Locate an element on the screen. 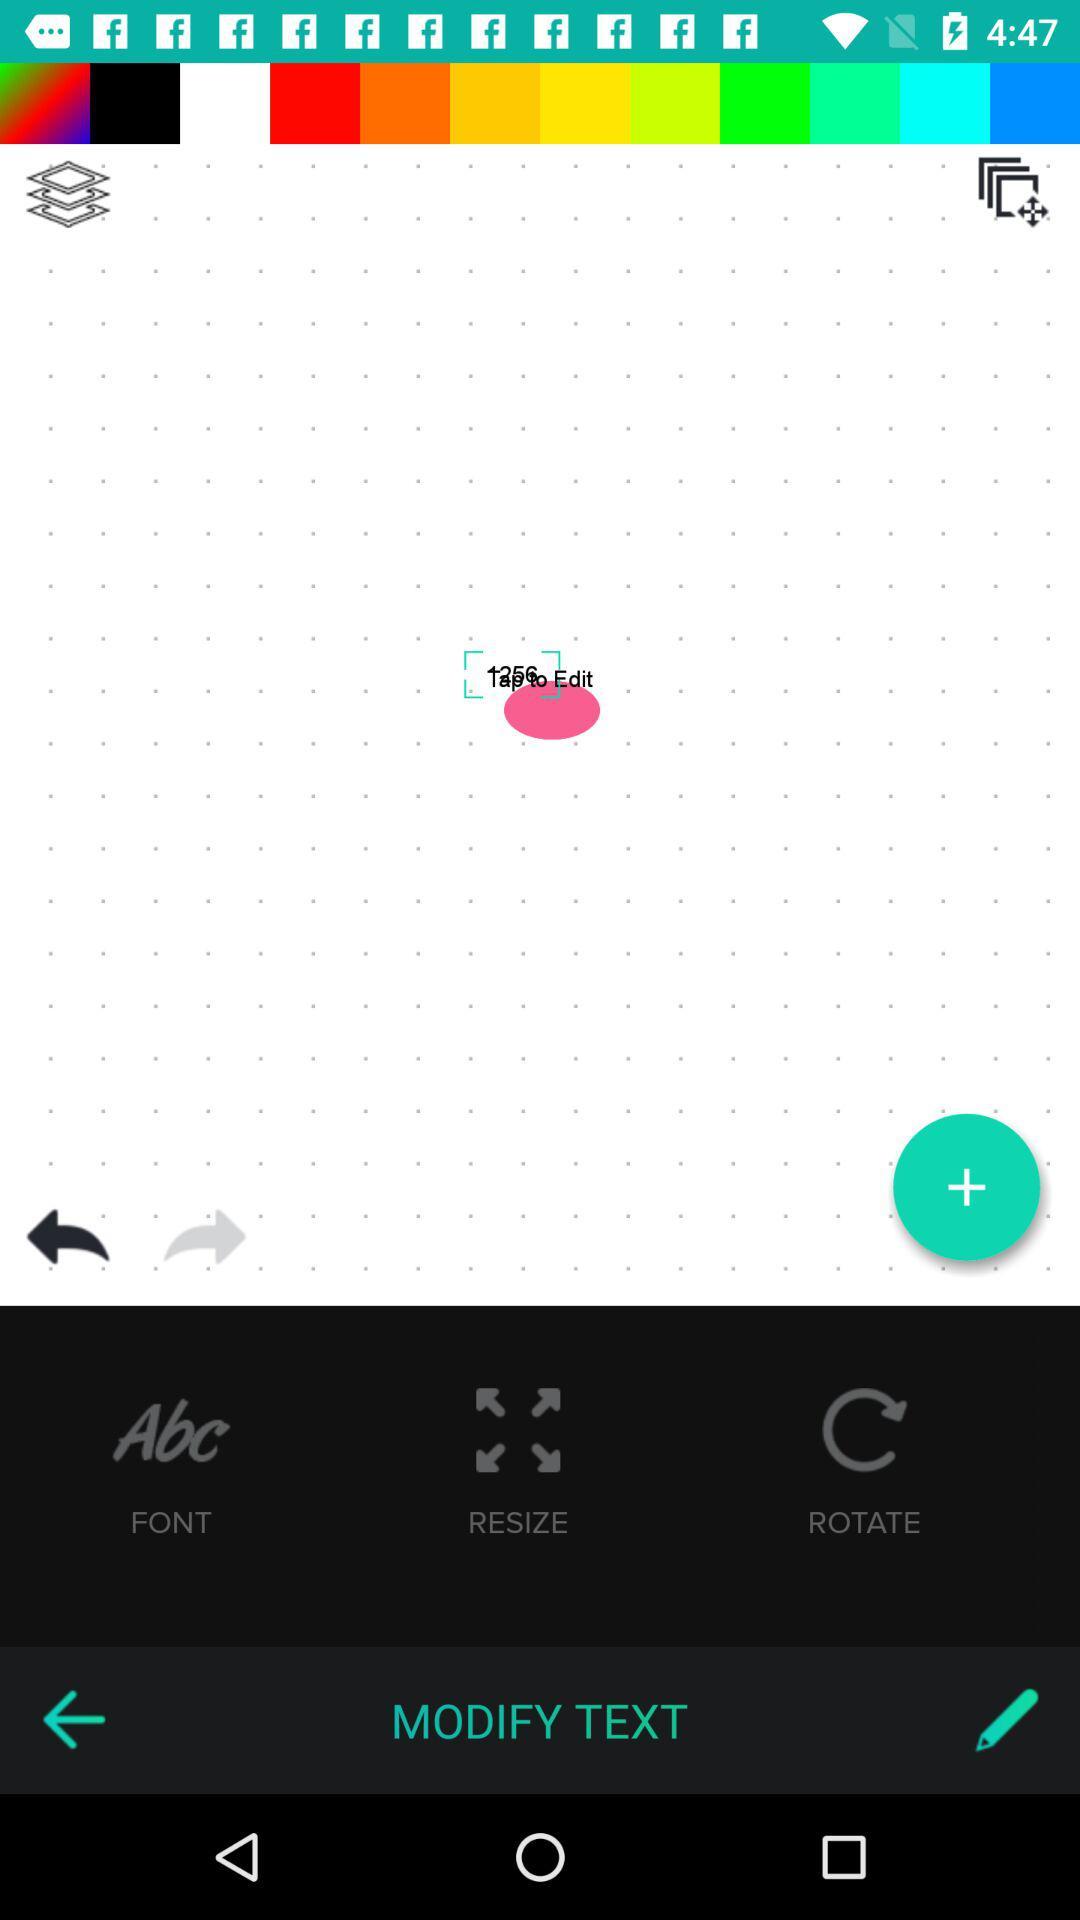 This screenshot has width=1080, height=1920. the arrow_forward icon is located at coordinates (204, 1236).